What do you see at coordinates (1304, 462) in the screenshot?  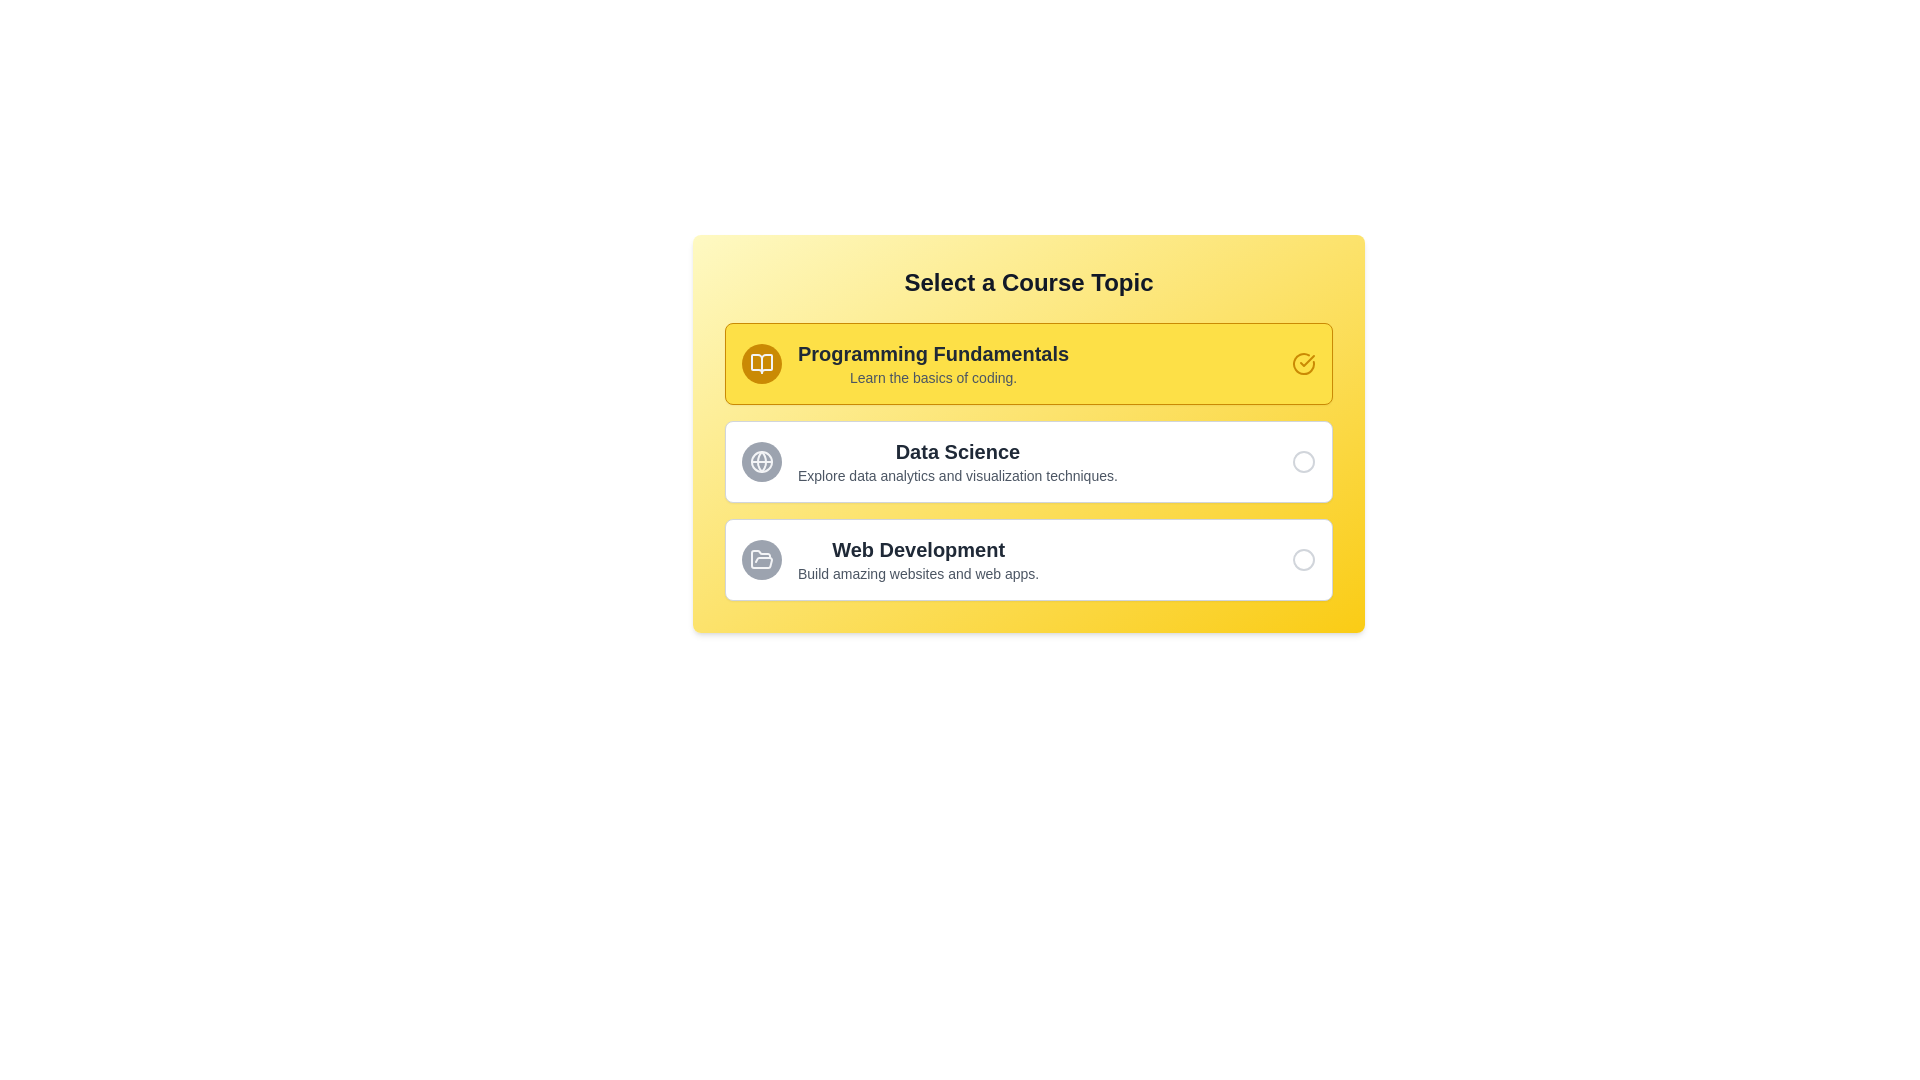 I see `the medium-sized outlined circle icon (radio button) located on the far-right side of the 'Data Science' section` at bounding box center [1304, 462].